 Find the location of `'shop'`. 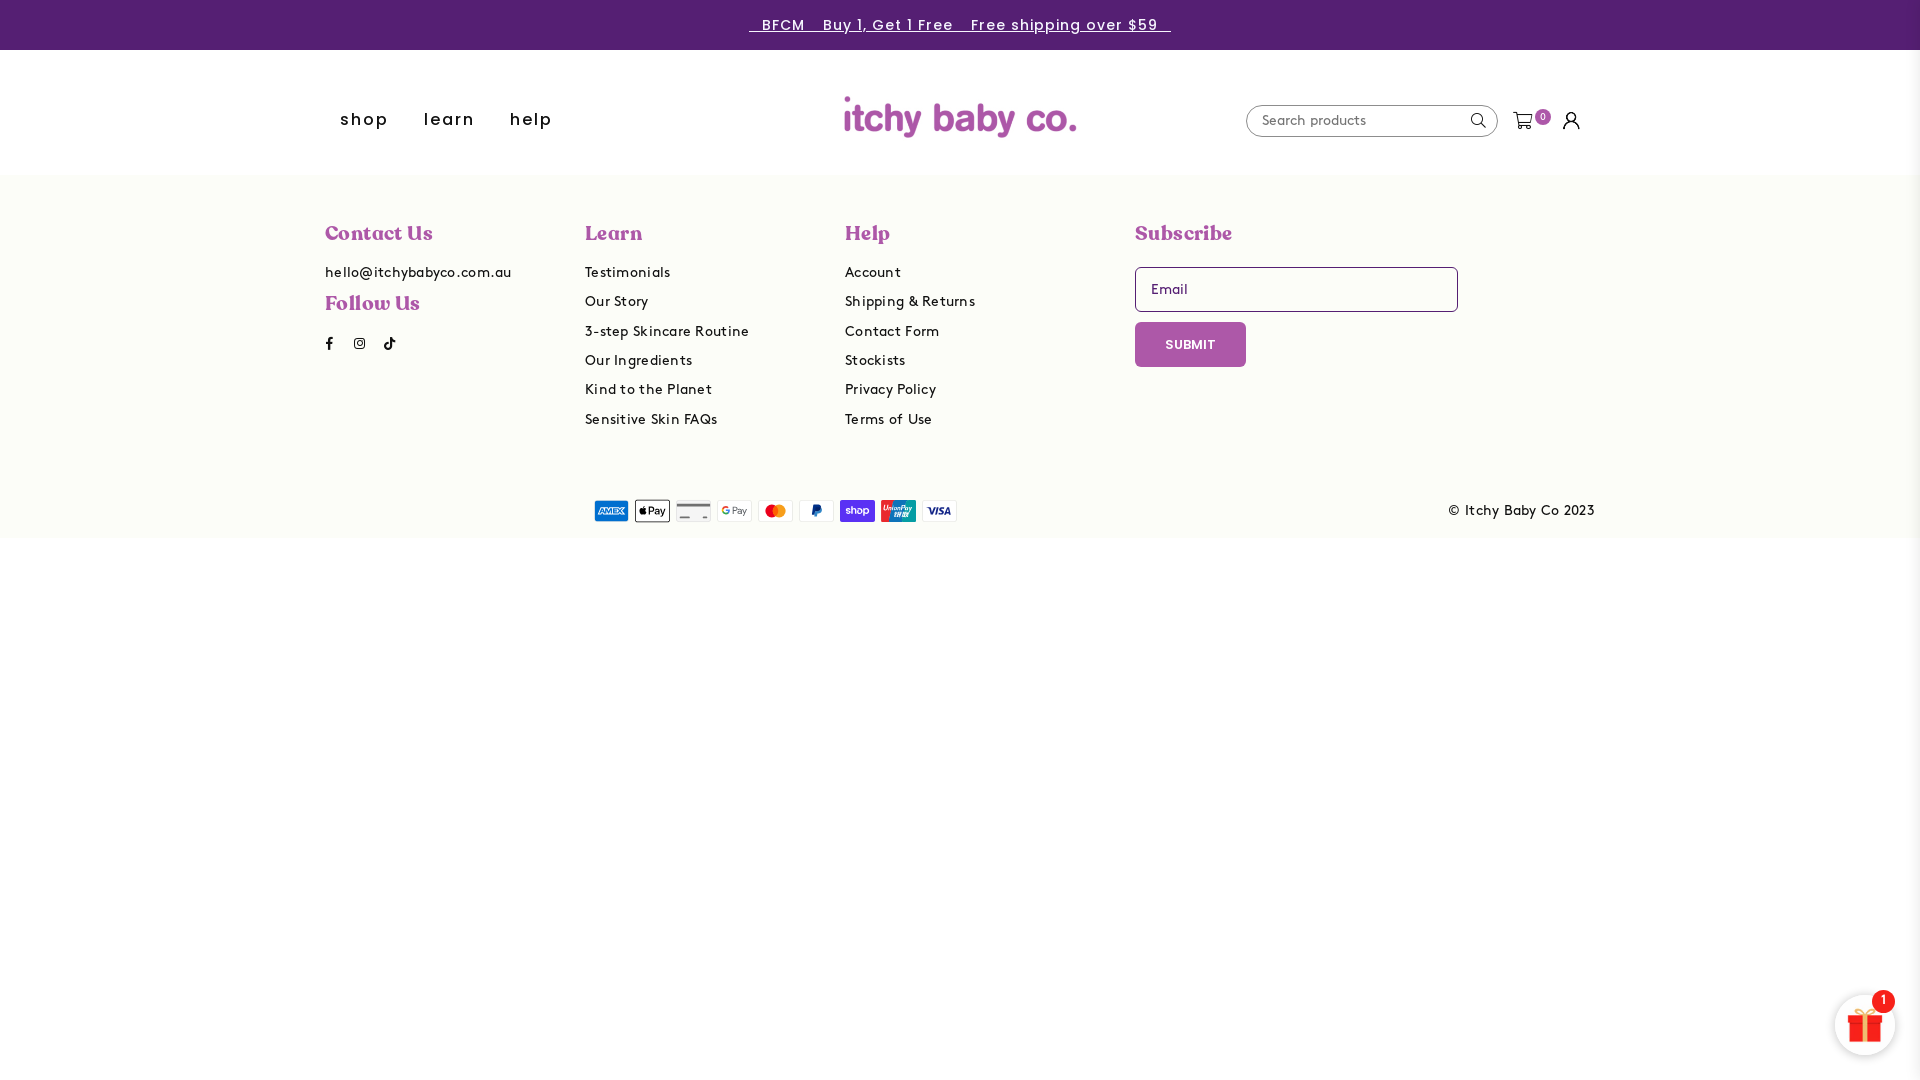

'shop' is located at coordinates (325, 120).